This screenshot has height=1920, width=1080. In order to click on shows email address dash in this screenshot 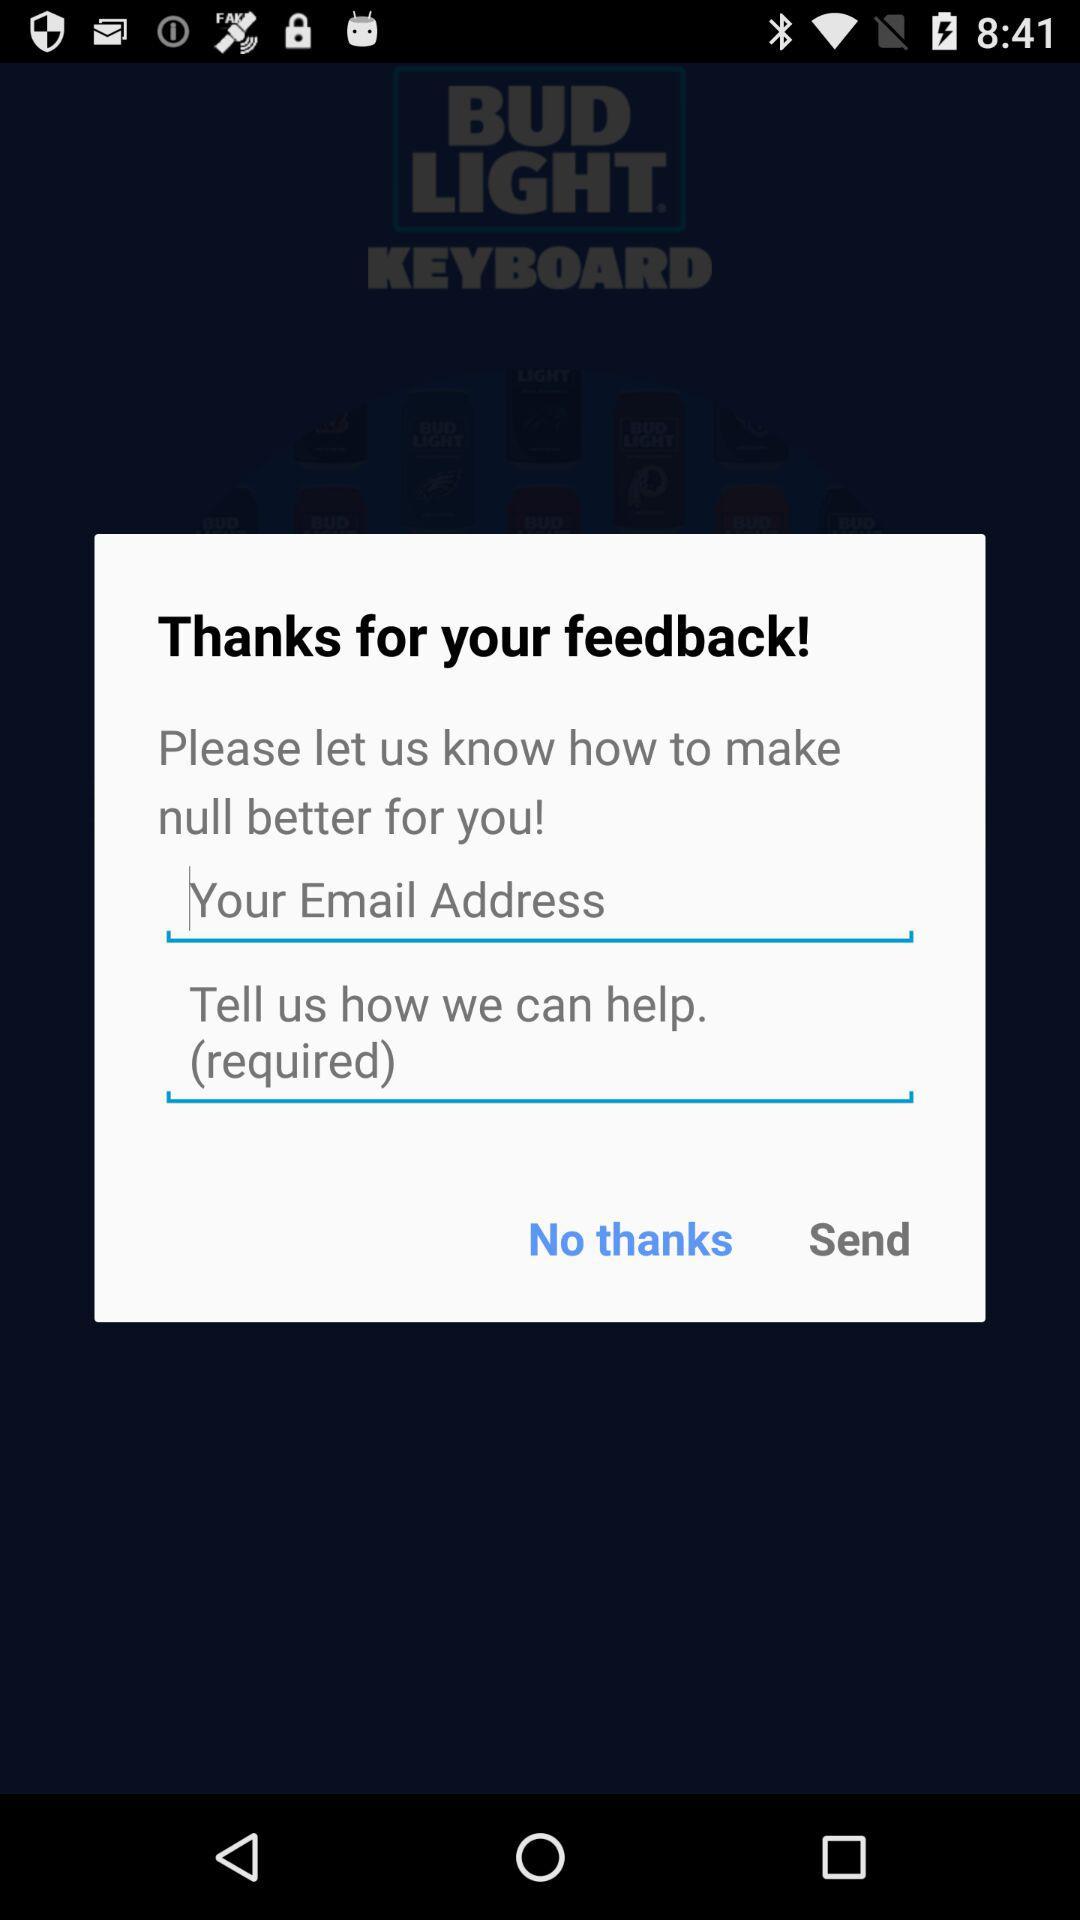, I will do `click(540, 898)`.